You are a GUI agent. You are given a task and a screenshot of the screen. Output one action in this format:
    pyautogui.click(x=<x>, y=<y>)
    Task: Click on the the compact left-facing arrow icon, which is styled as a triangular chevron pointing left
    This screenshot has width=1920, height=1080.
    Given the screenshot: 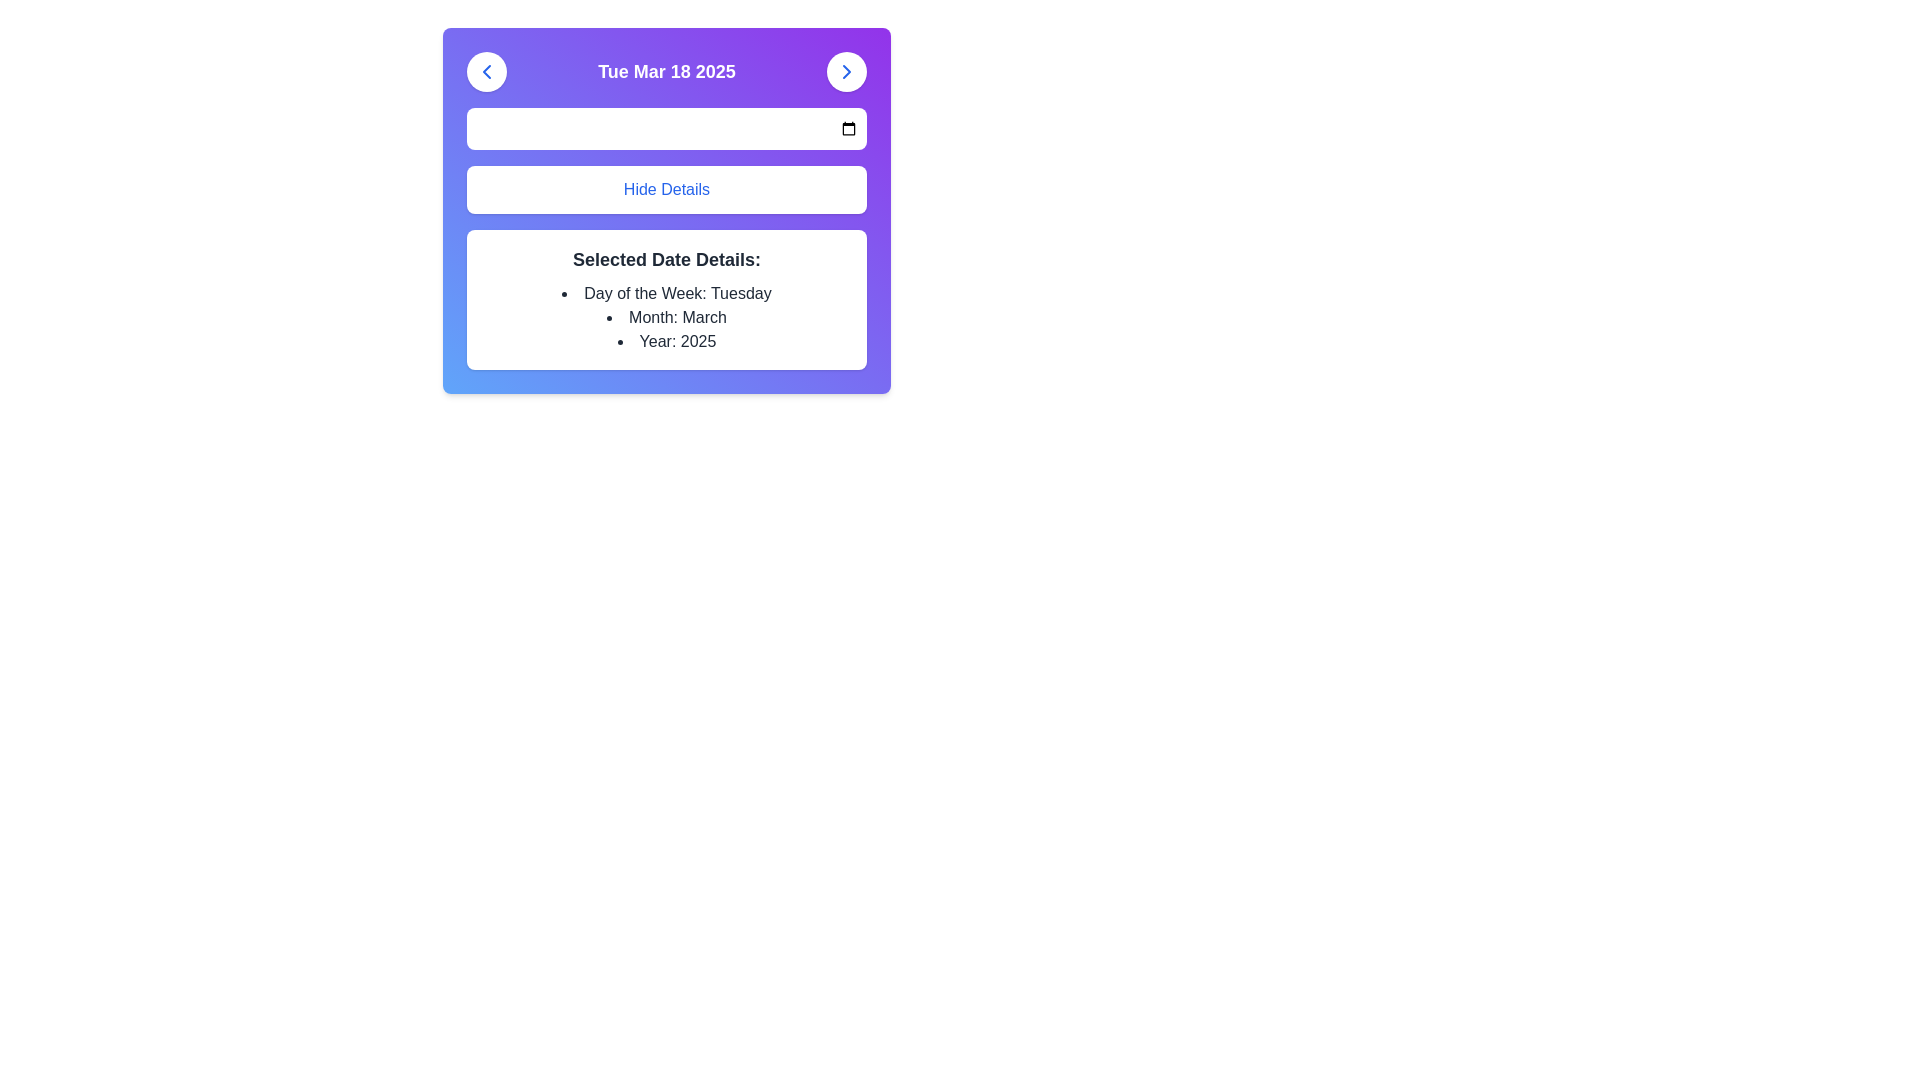 What is the action you would take?
    pyautogui.click(x=486, y=71)
    